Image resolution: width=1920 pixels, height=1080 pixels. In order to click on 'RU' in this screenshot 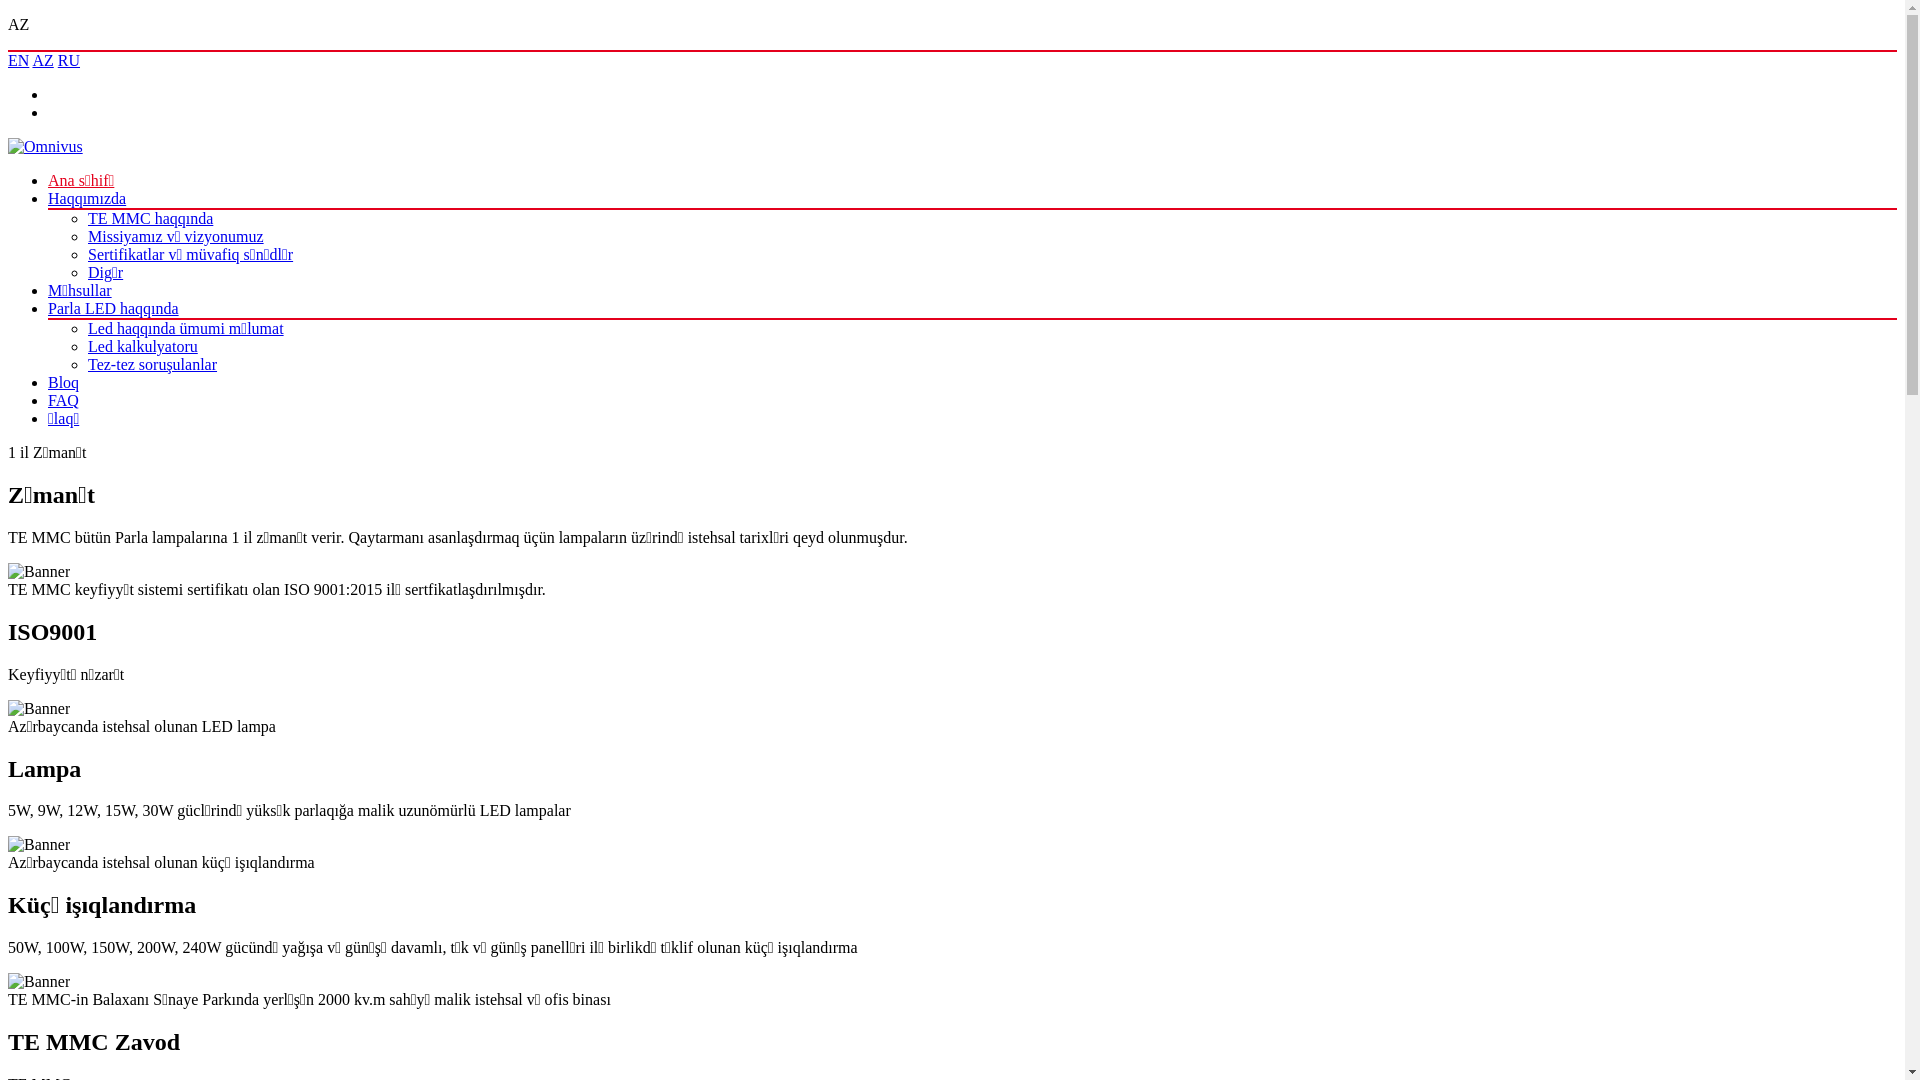, I will do `click(57, 59)`.